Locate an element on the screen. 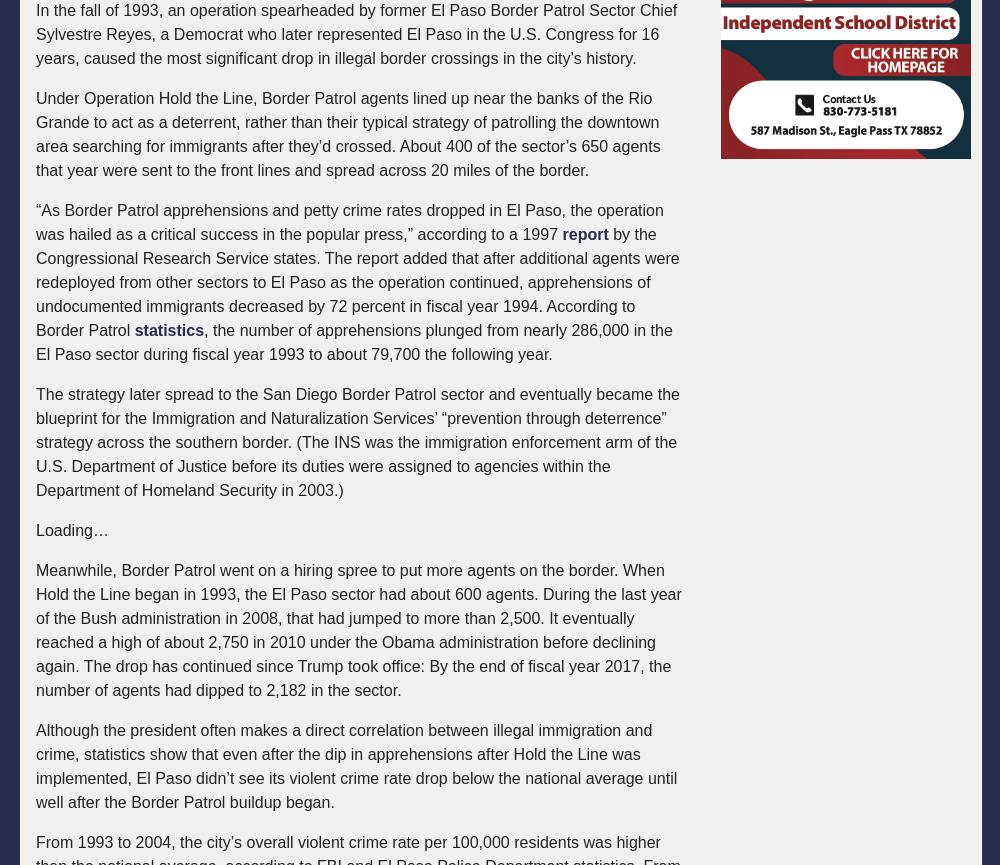 Image resolution: width=1000 pixels, height=865 pixels. 'Under Operation Hold the Line, Border Patrol agents lined up near the banks of the Rio Grande to act as a deterrent, rather than their typical strategy of patrolling the downtown area searching for immigrants after they’d crossed. About 400 of the sector’s 650 agents that year were sent to the front lines and spread across 20 miles of the border.' is located at coordinates (347, 134).